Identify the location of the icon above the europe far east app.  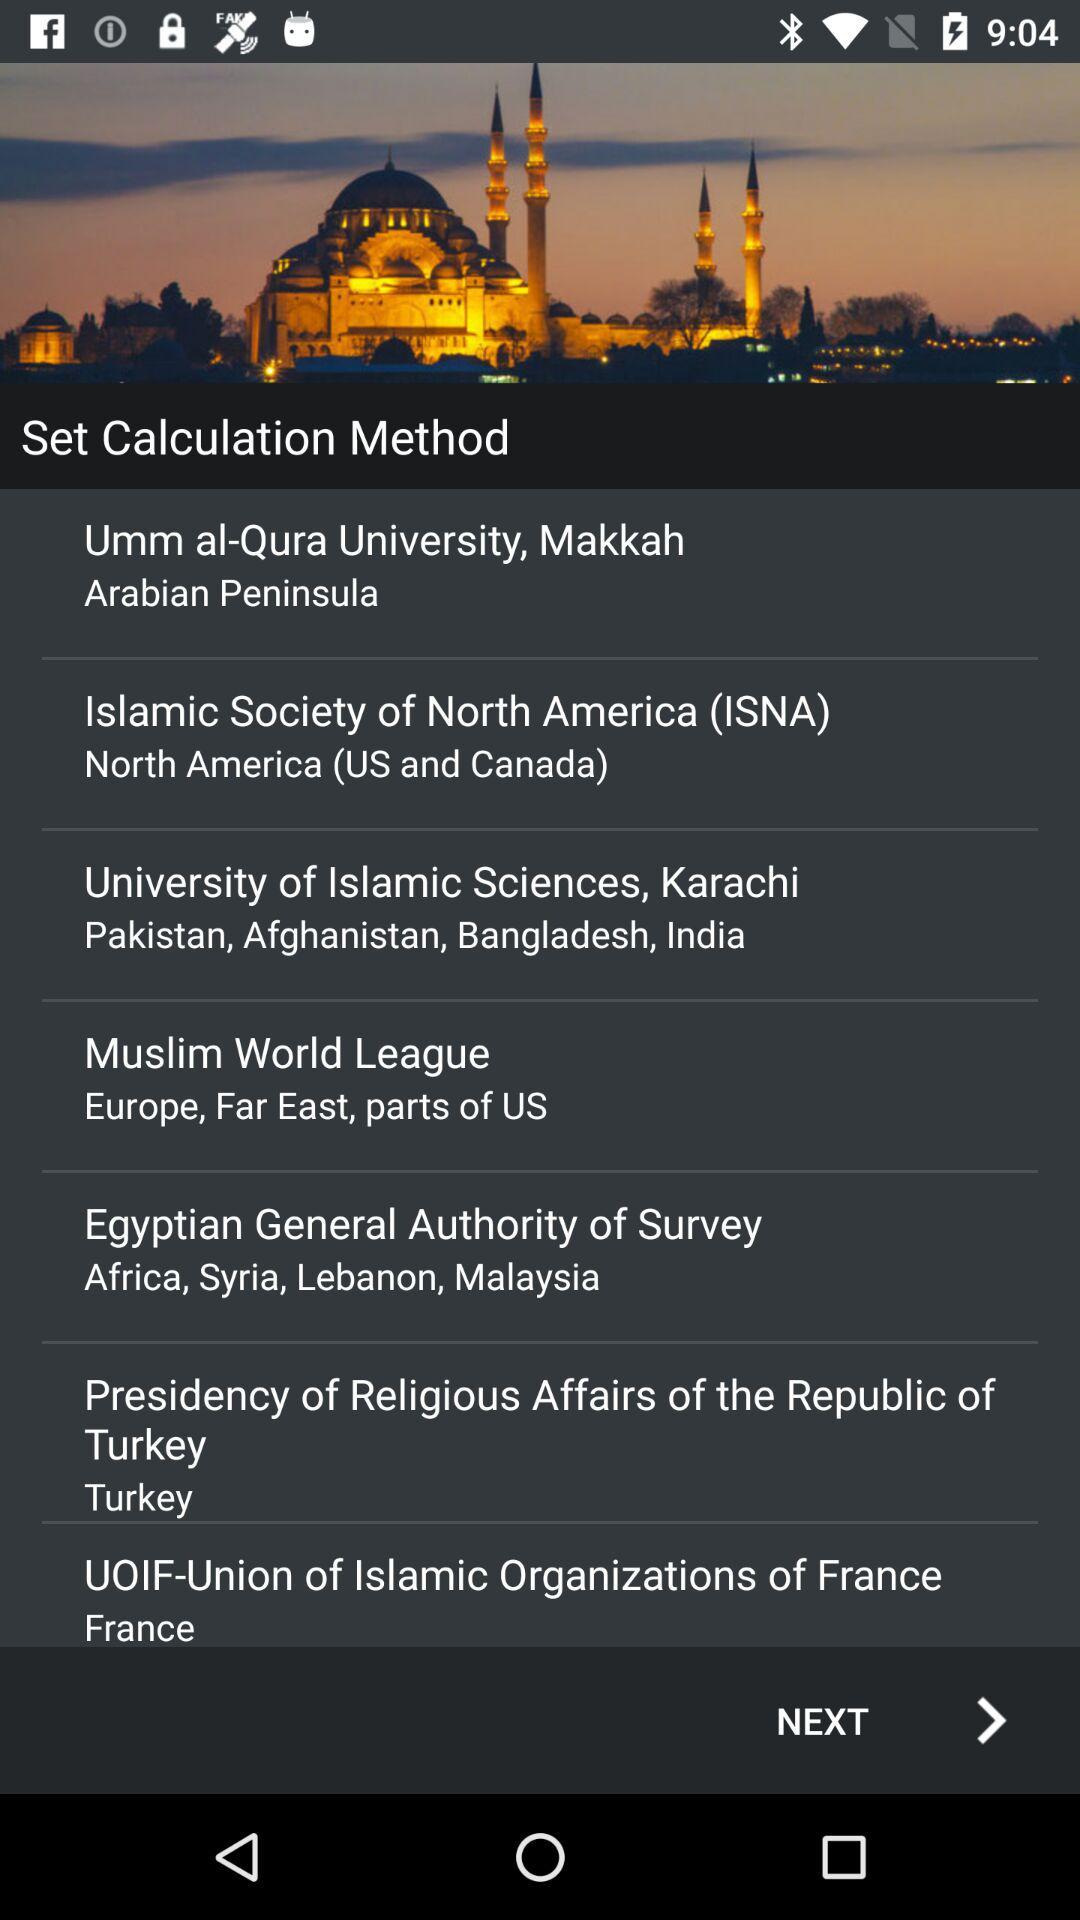
(540, 1050).